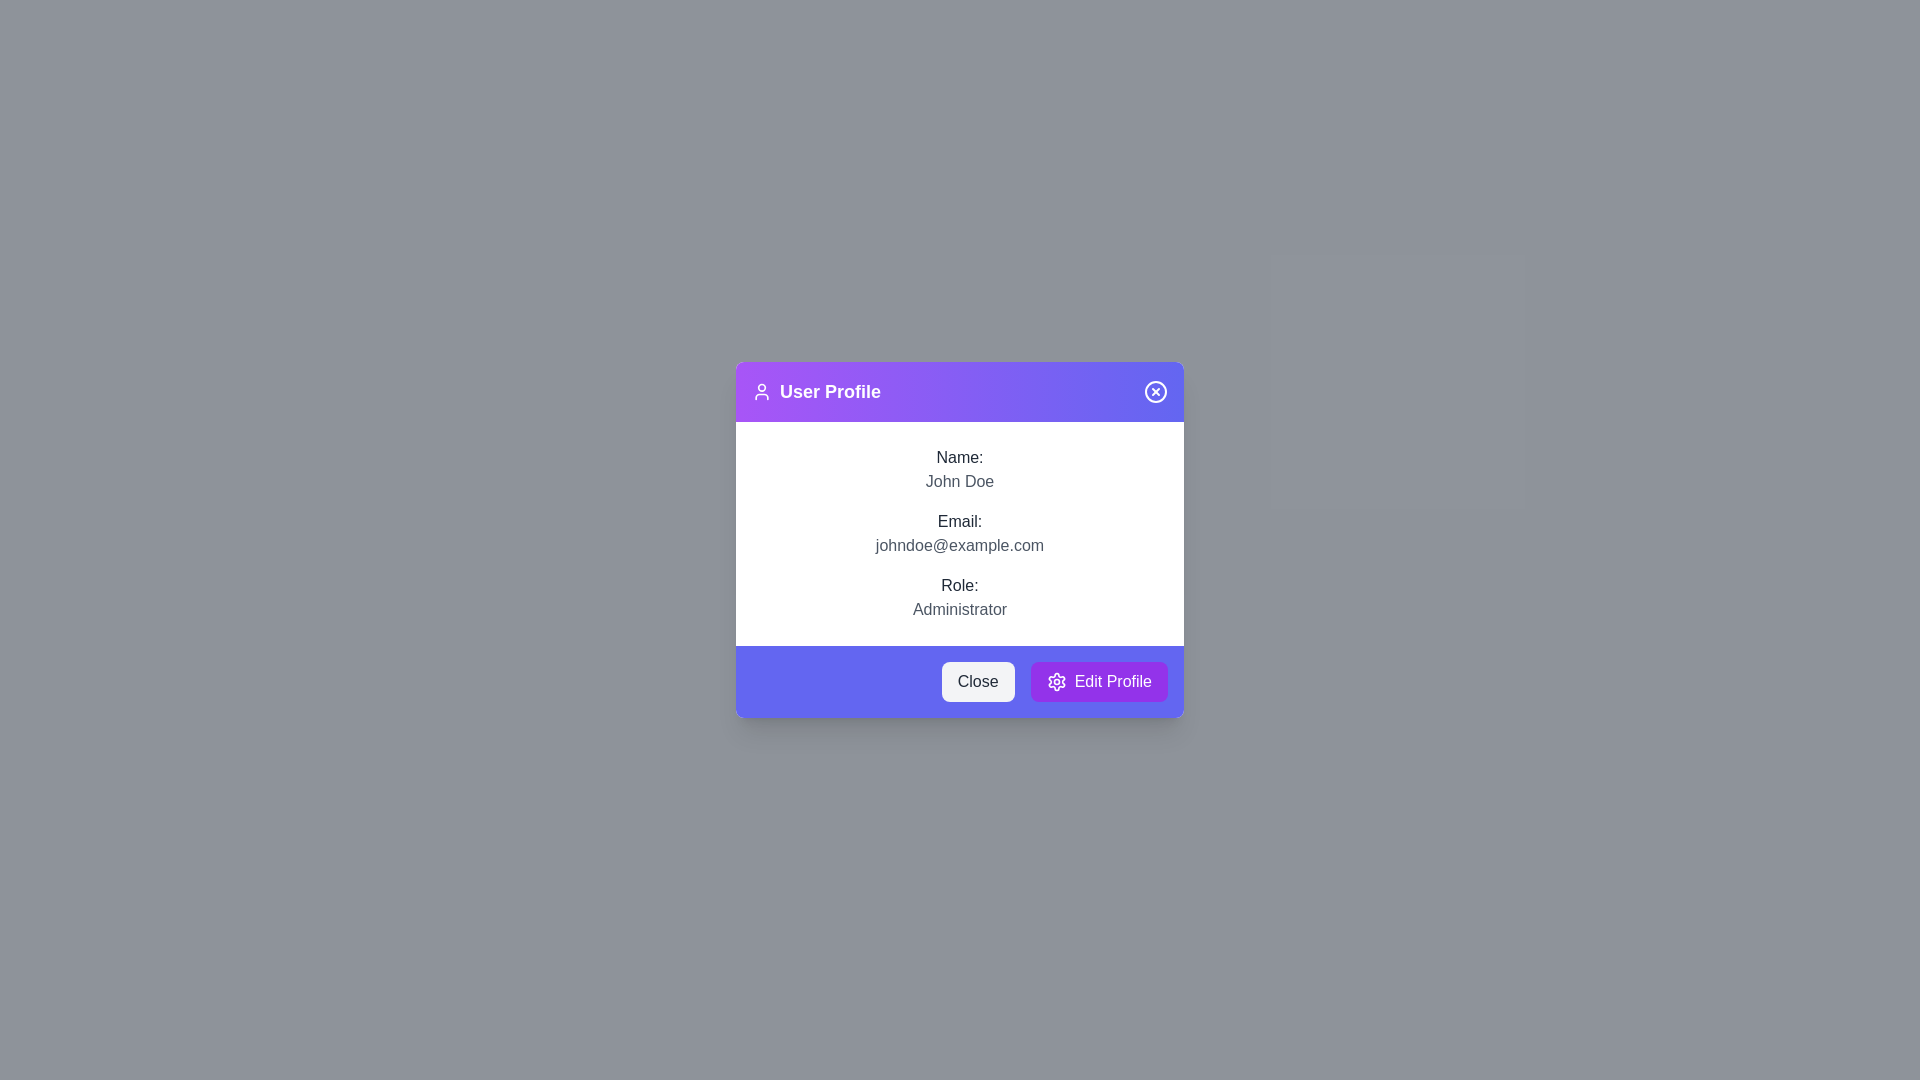 This screenshot has height=1080, width=1920. Describe the element at coordinates (816, 392) in the screenshot. I see `the 'User Profile' label with the user icon, which is styled in bold font and located in the upper-left corner of the modal header, to the right of the header's left edge` at that location.